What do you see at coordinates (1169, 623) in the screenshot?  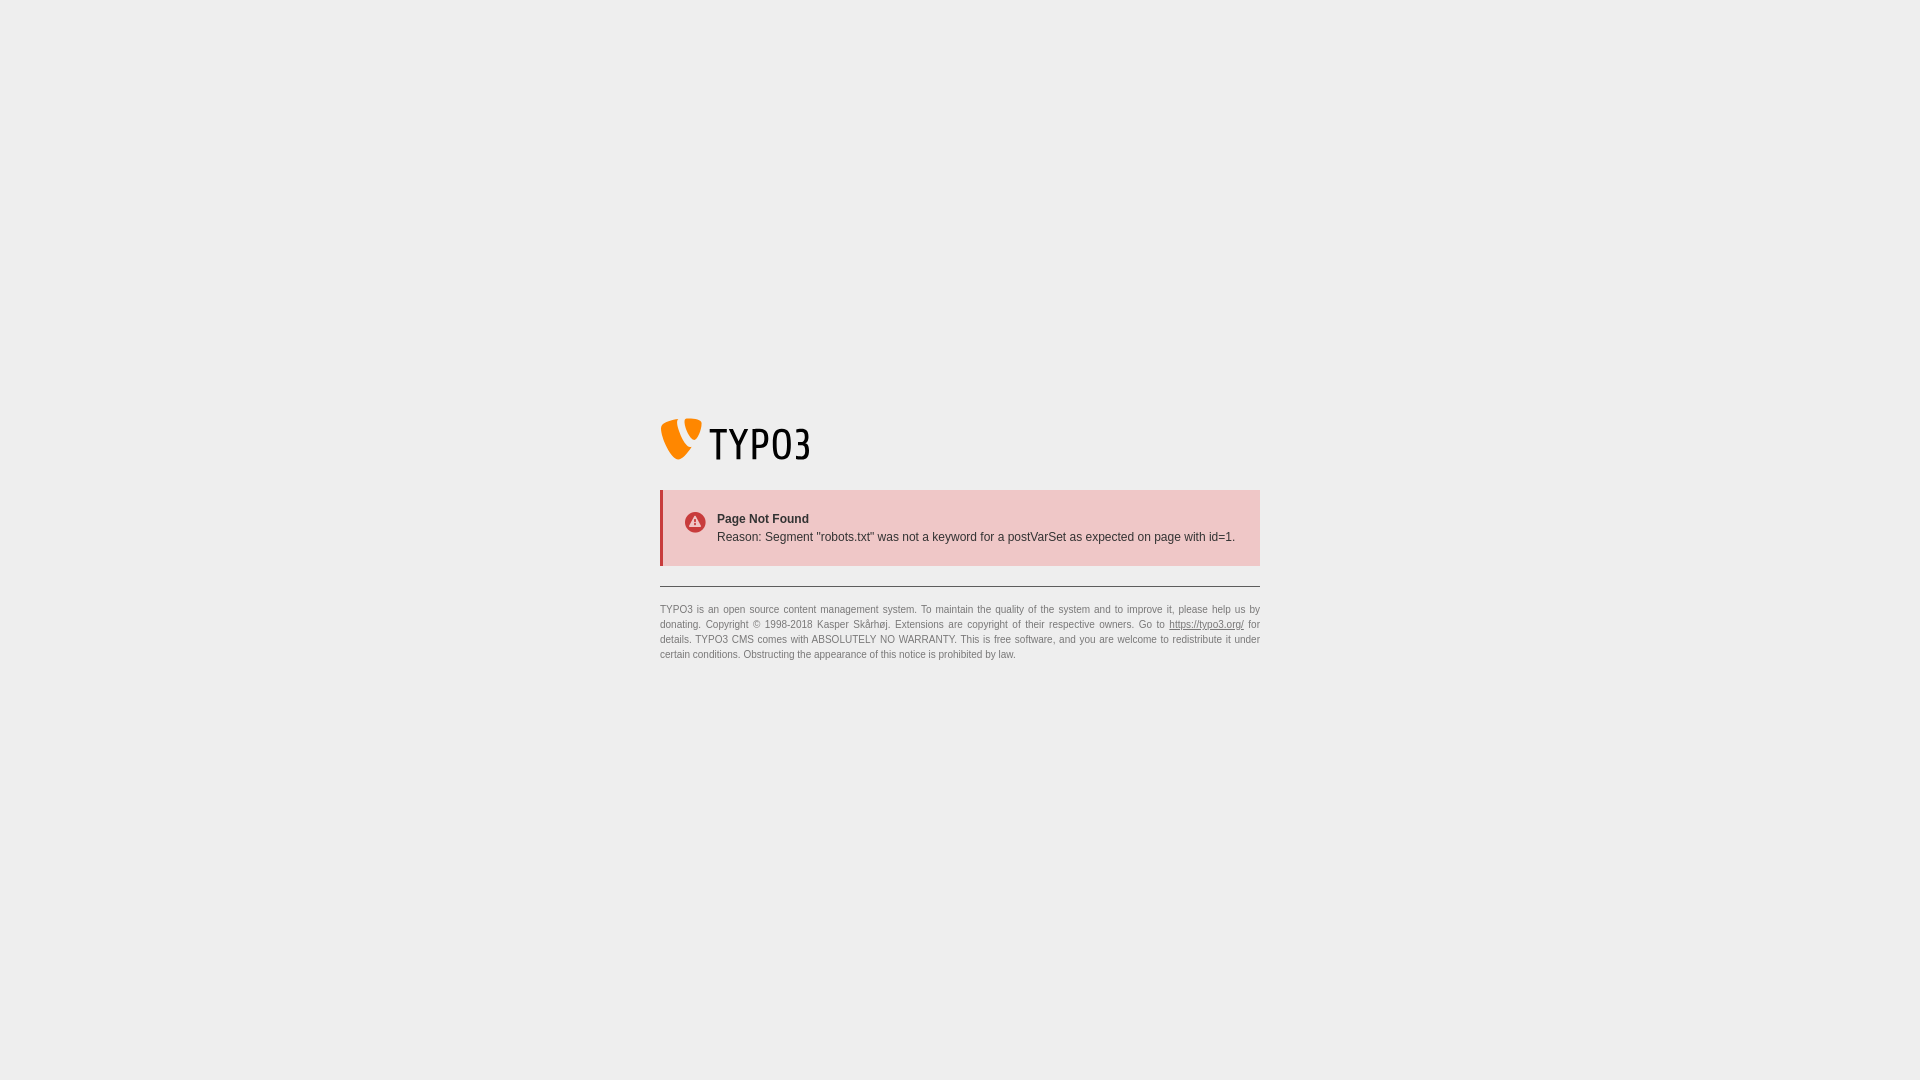 I see `'https://typo3.org/'` at bounding box center [1169, 623].